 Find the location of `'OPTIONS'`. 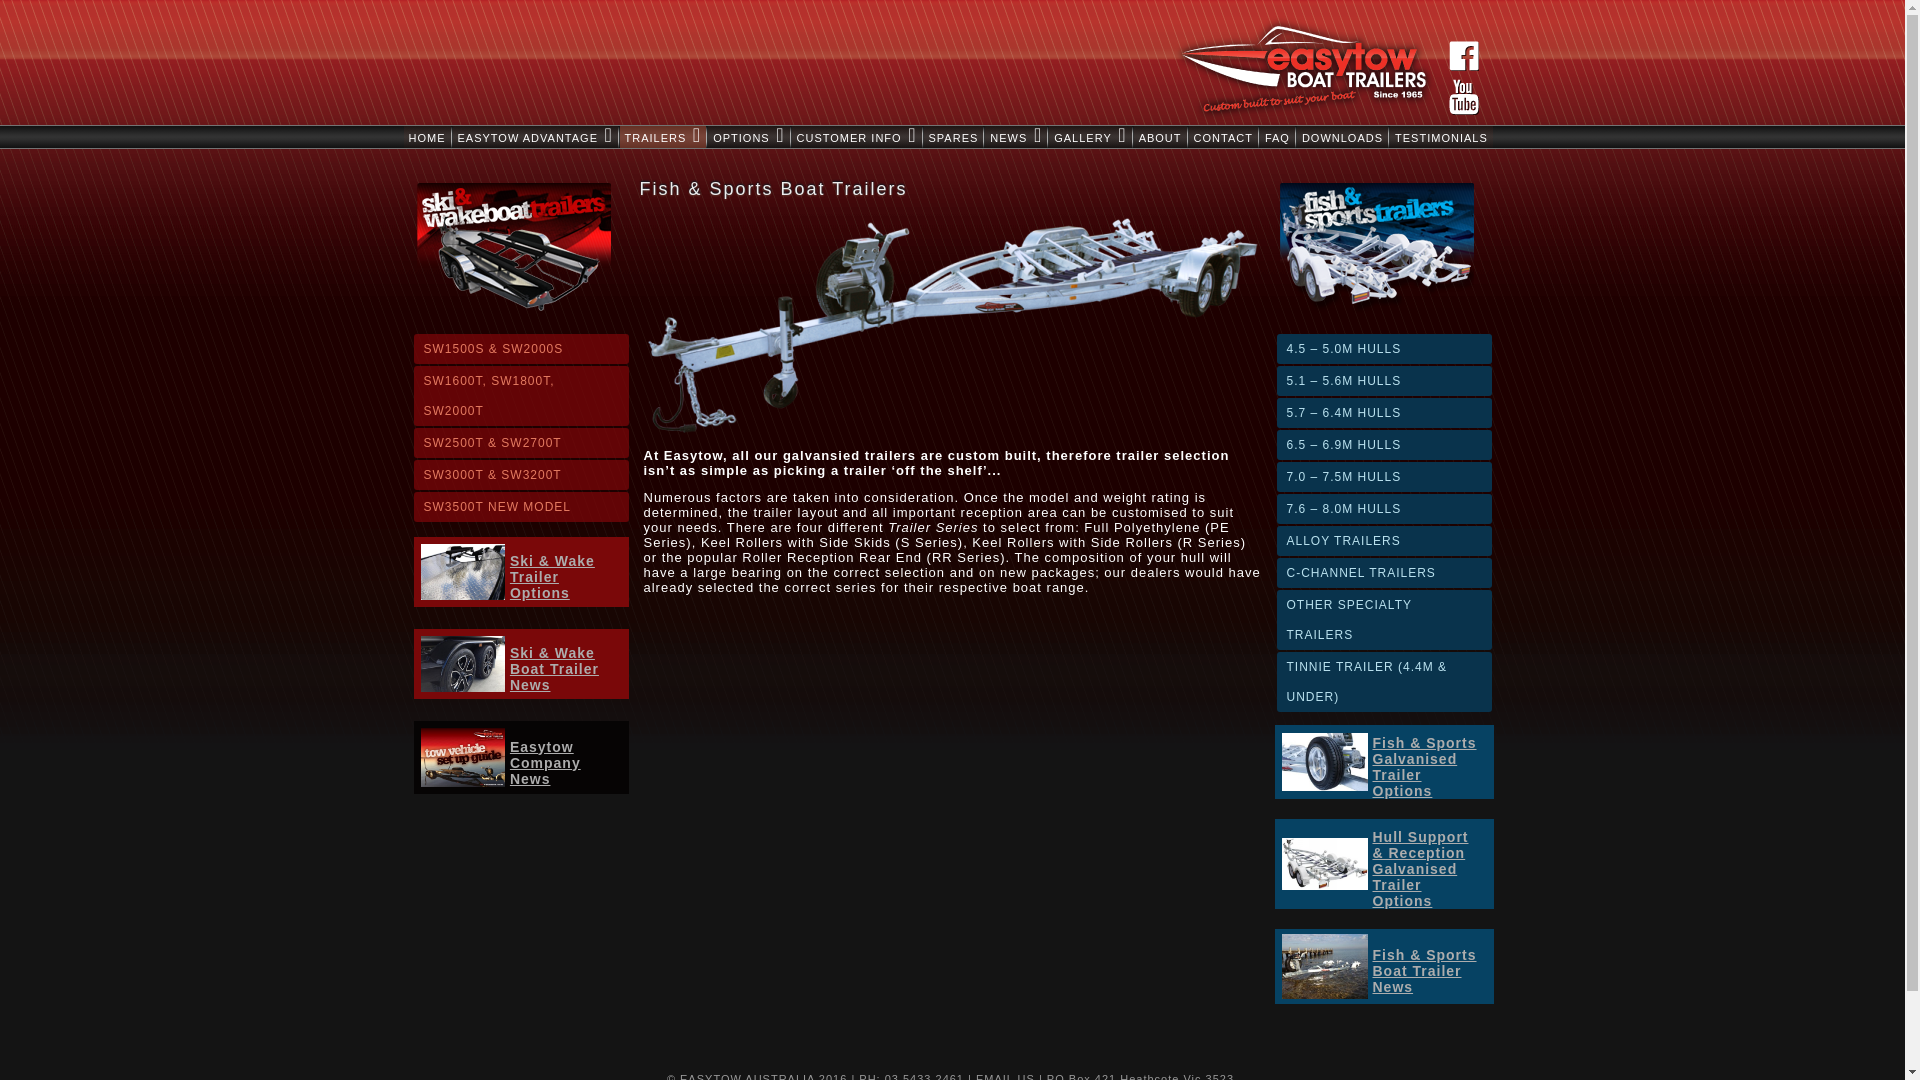

'OPTIONS' is located at coordinates (747, 136).